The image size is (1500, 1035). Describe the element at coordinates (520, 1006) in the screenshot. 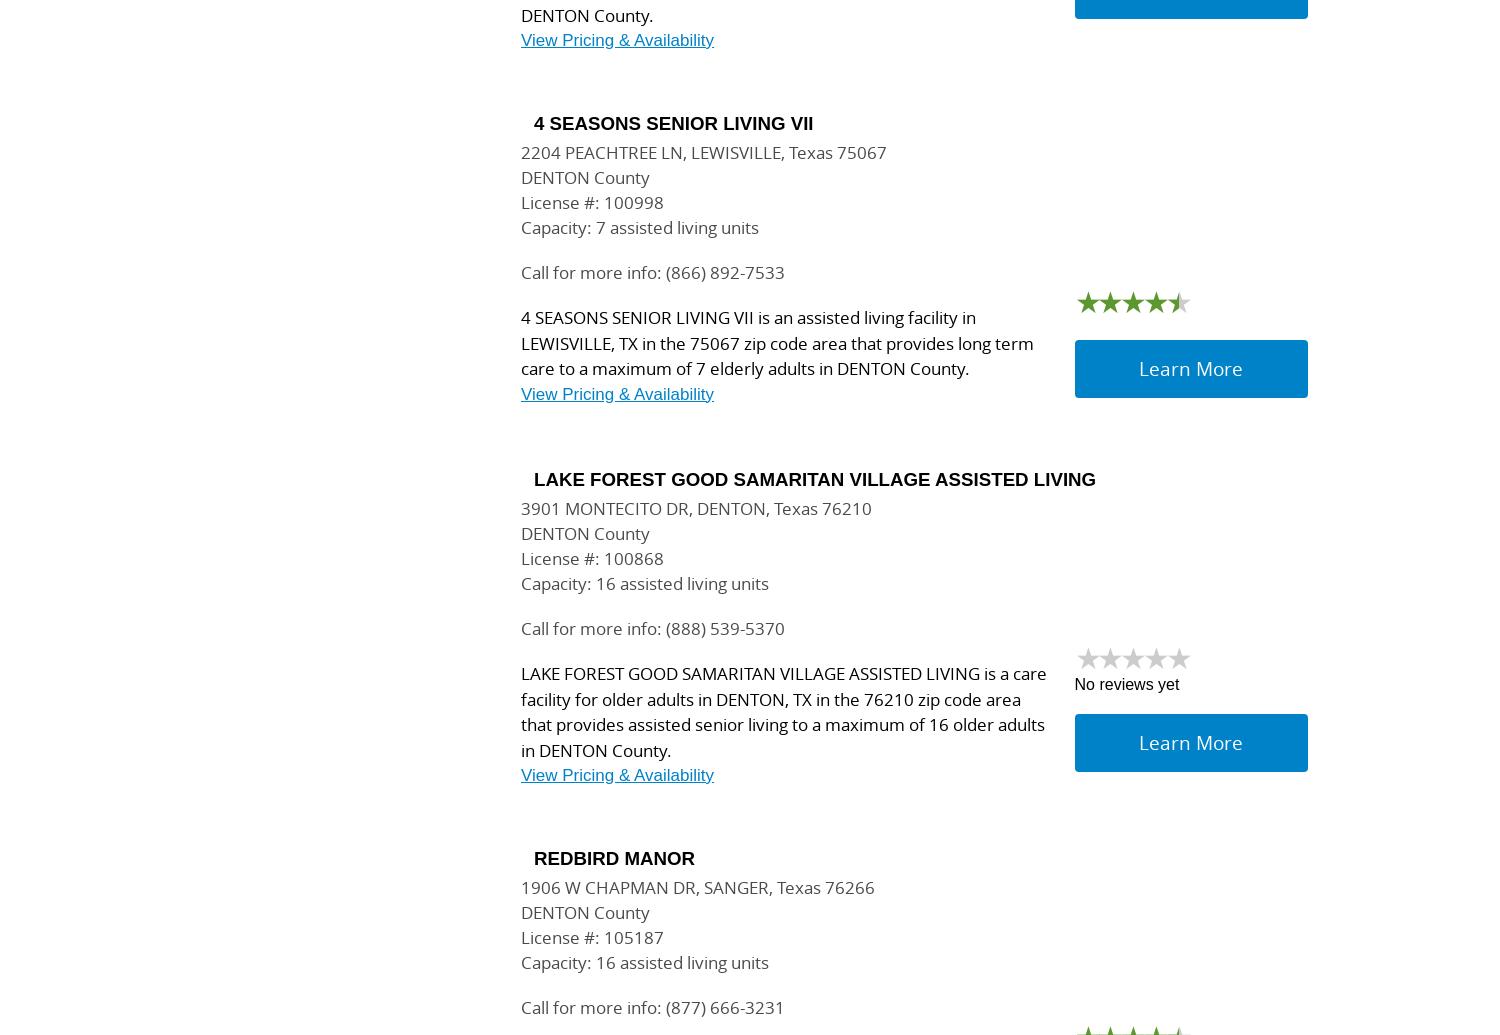

I see `'Call for more info: (877) 666-3231'` at that location.